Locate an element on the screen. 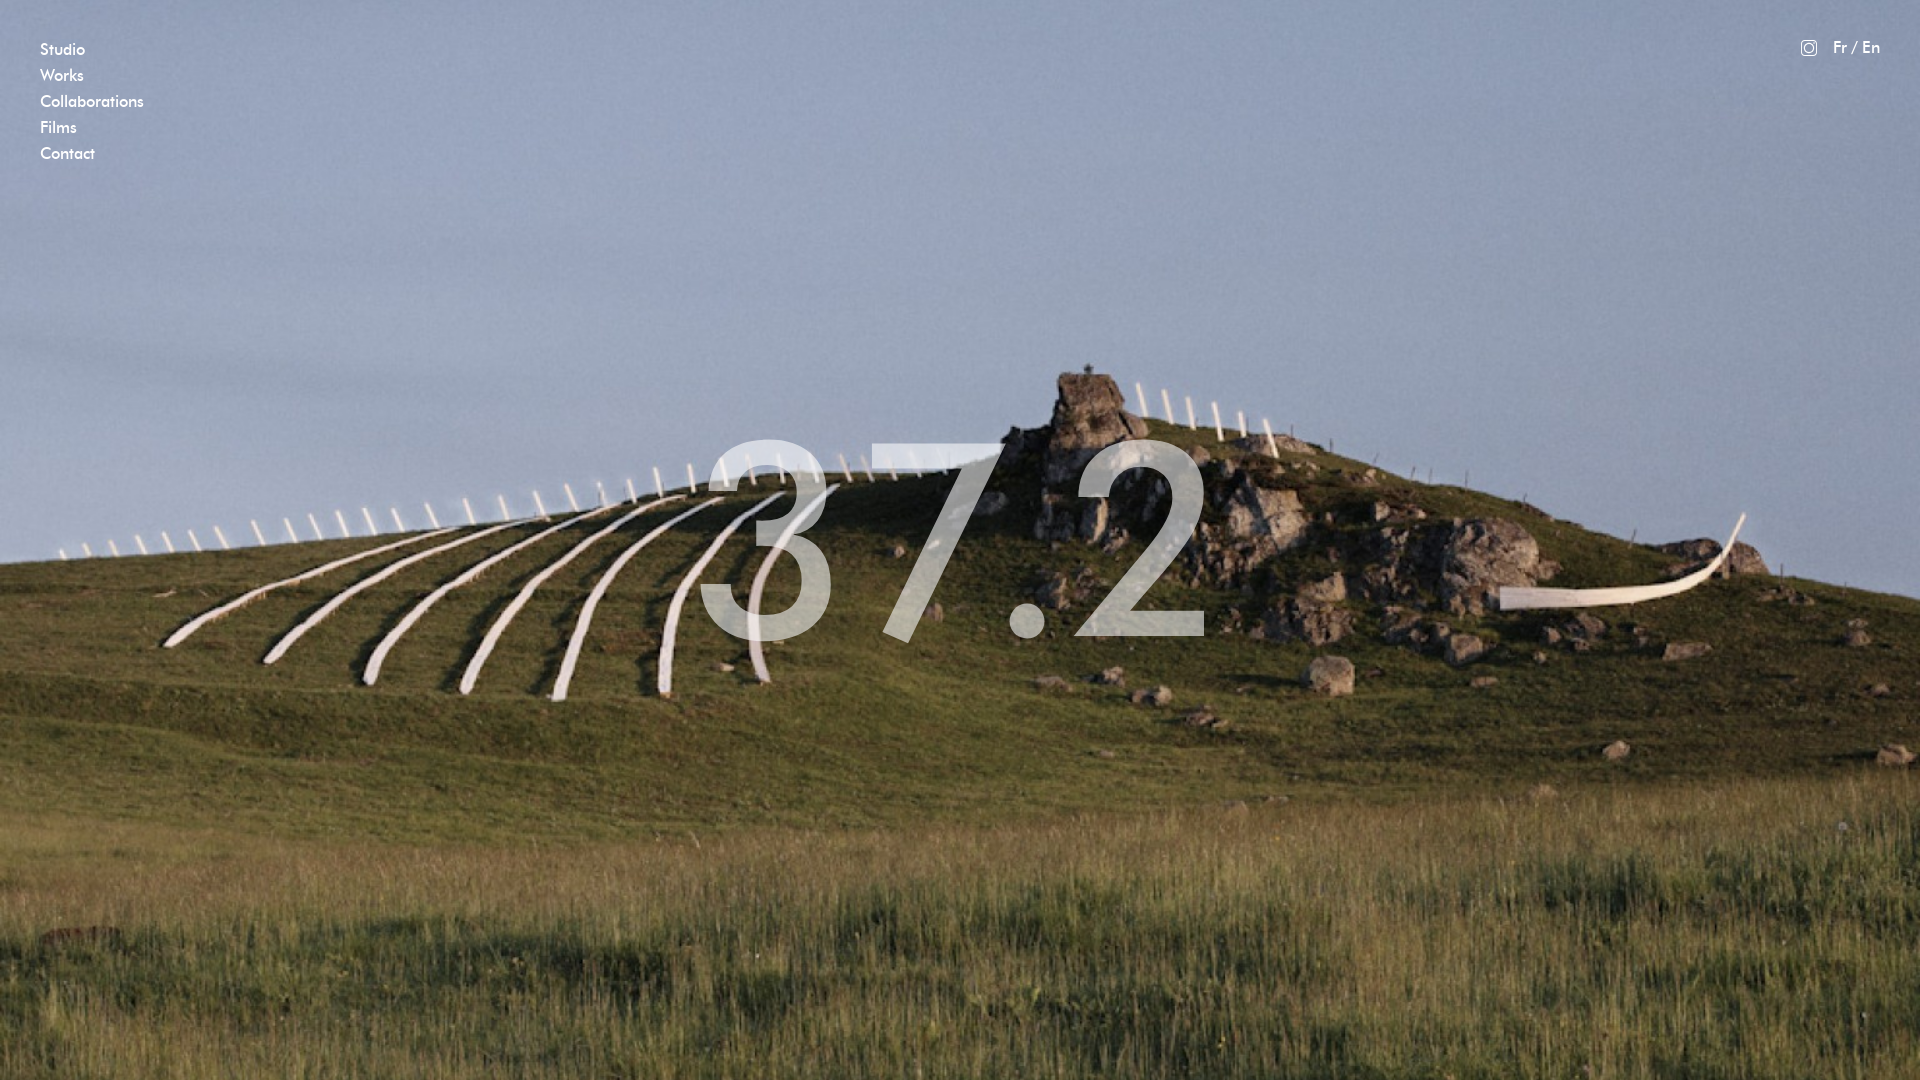  'Films' is located at coordinates (58, 127).